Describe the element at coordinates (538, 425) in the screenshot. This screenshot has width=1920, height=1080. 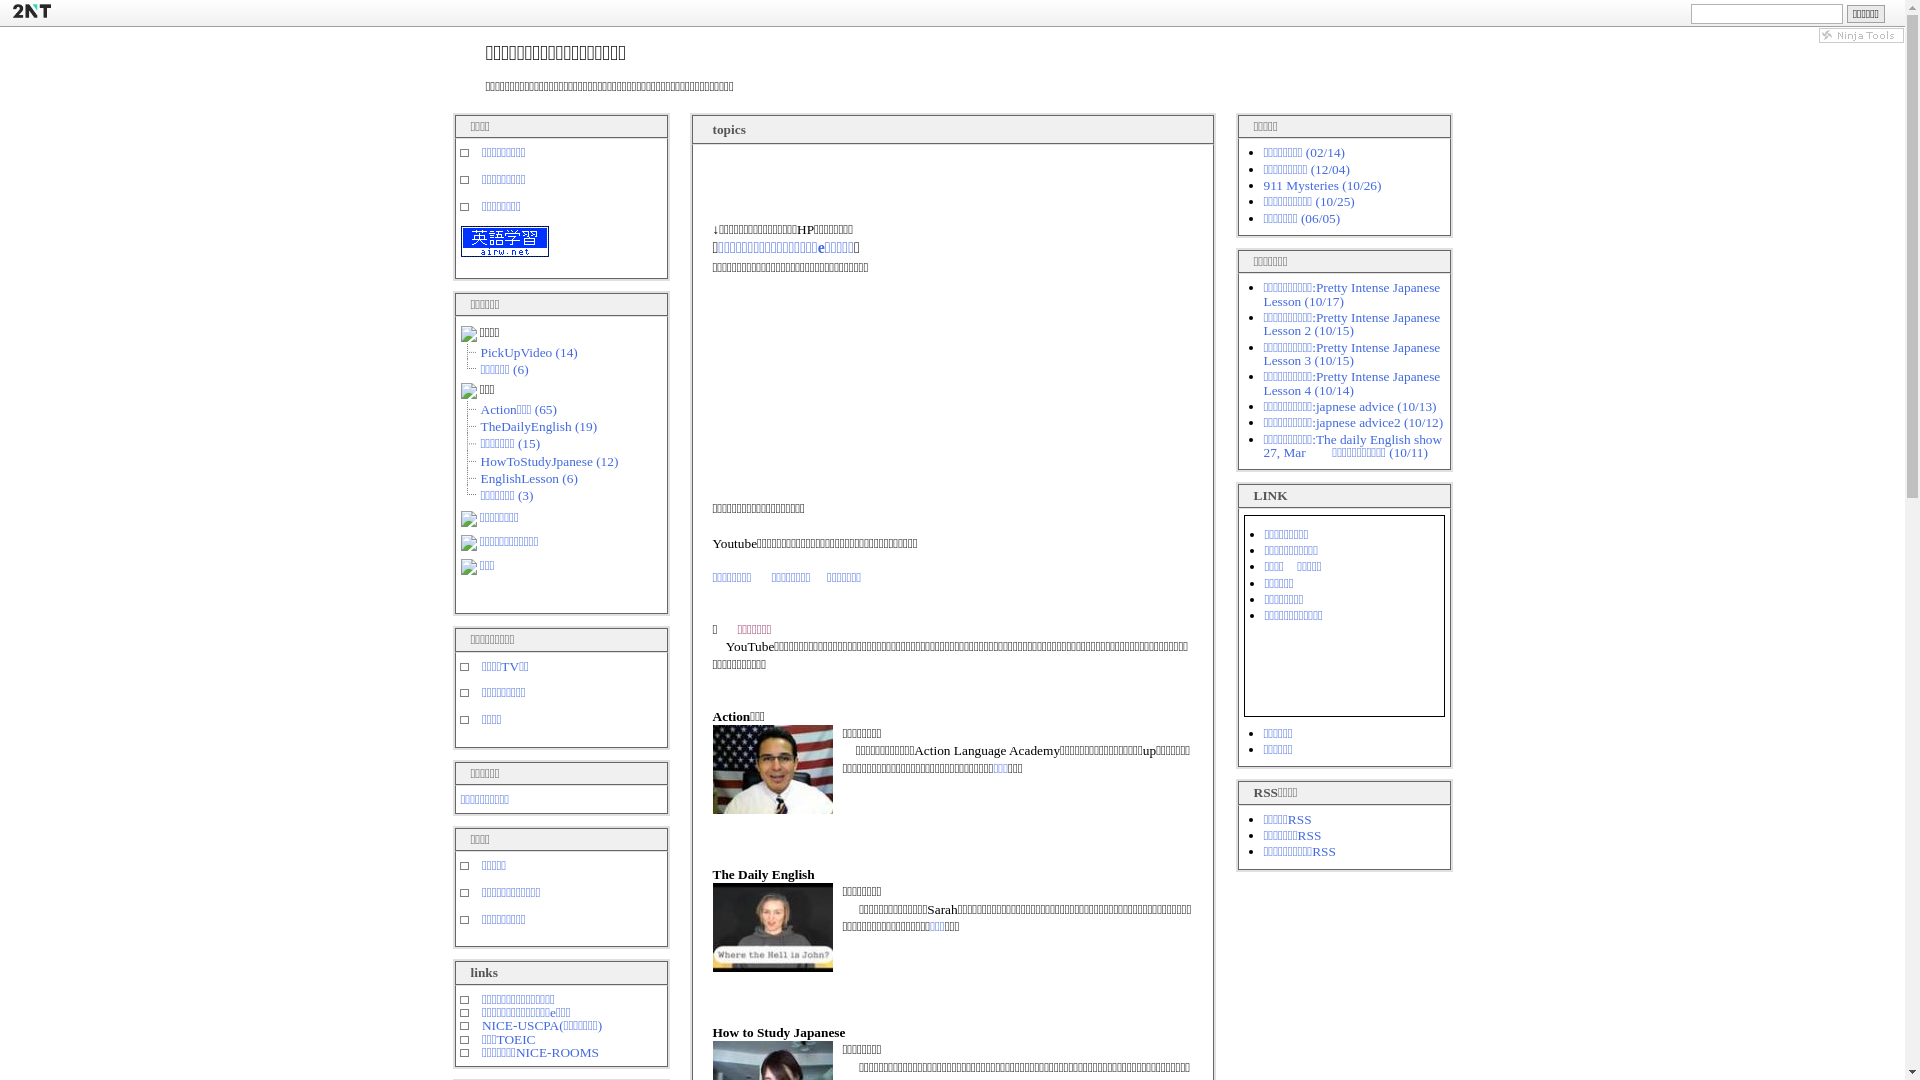
I see `'TheDailyEnglish (19)'` at that location.